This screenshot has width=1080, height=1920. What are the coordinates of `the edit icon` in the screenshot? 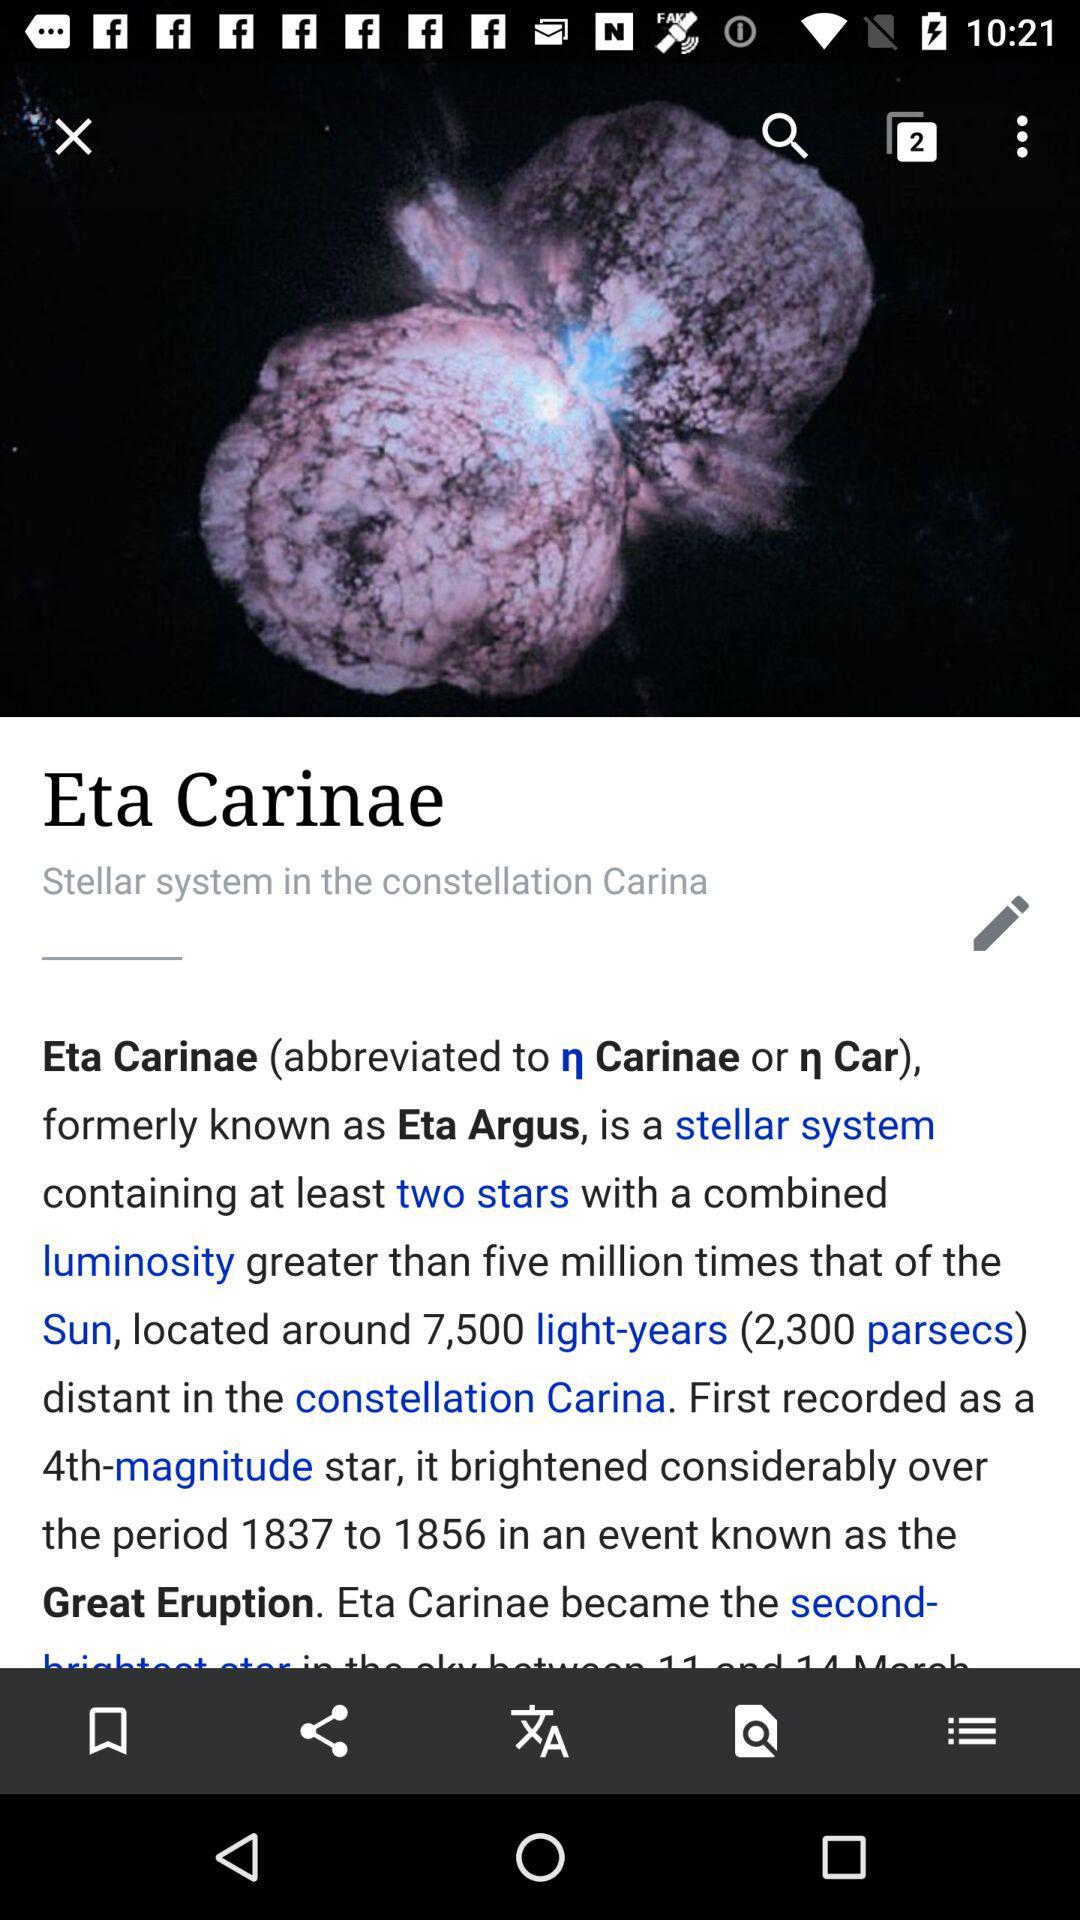 It's located at (1001, 922).